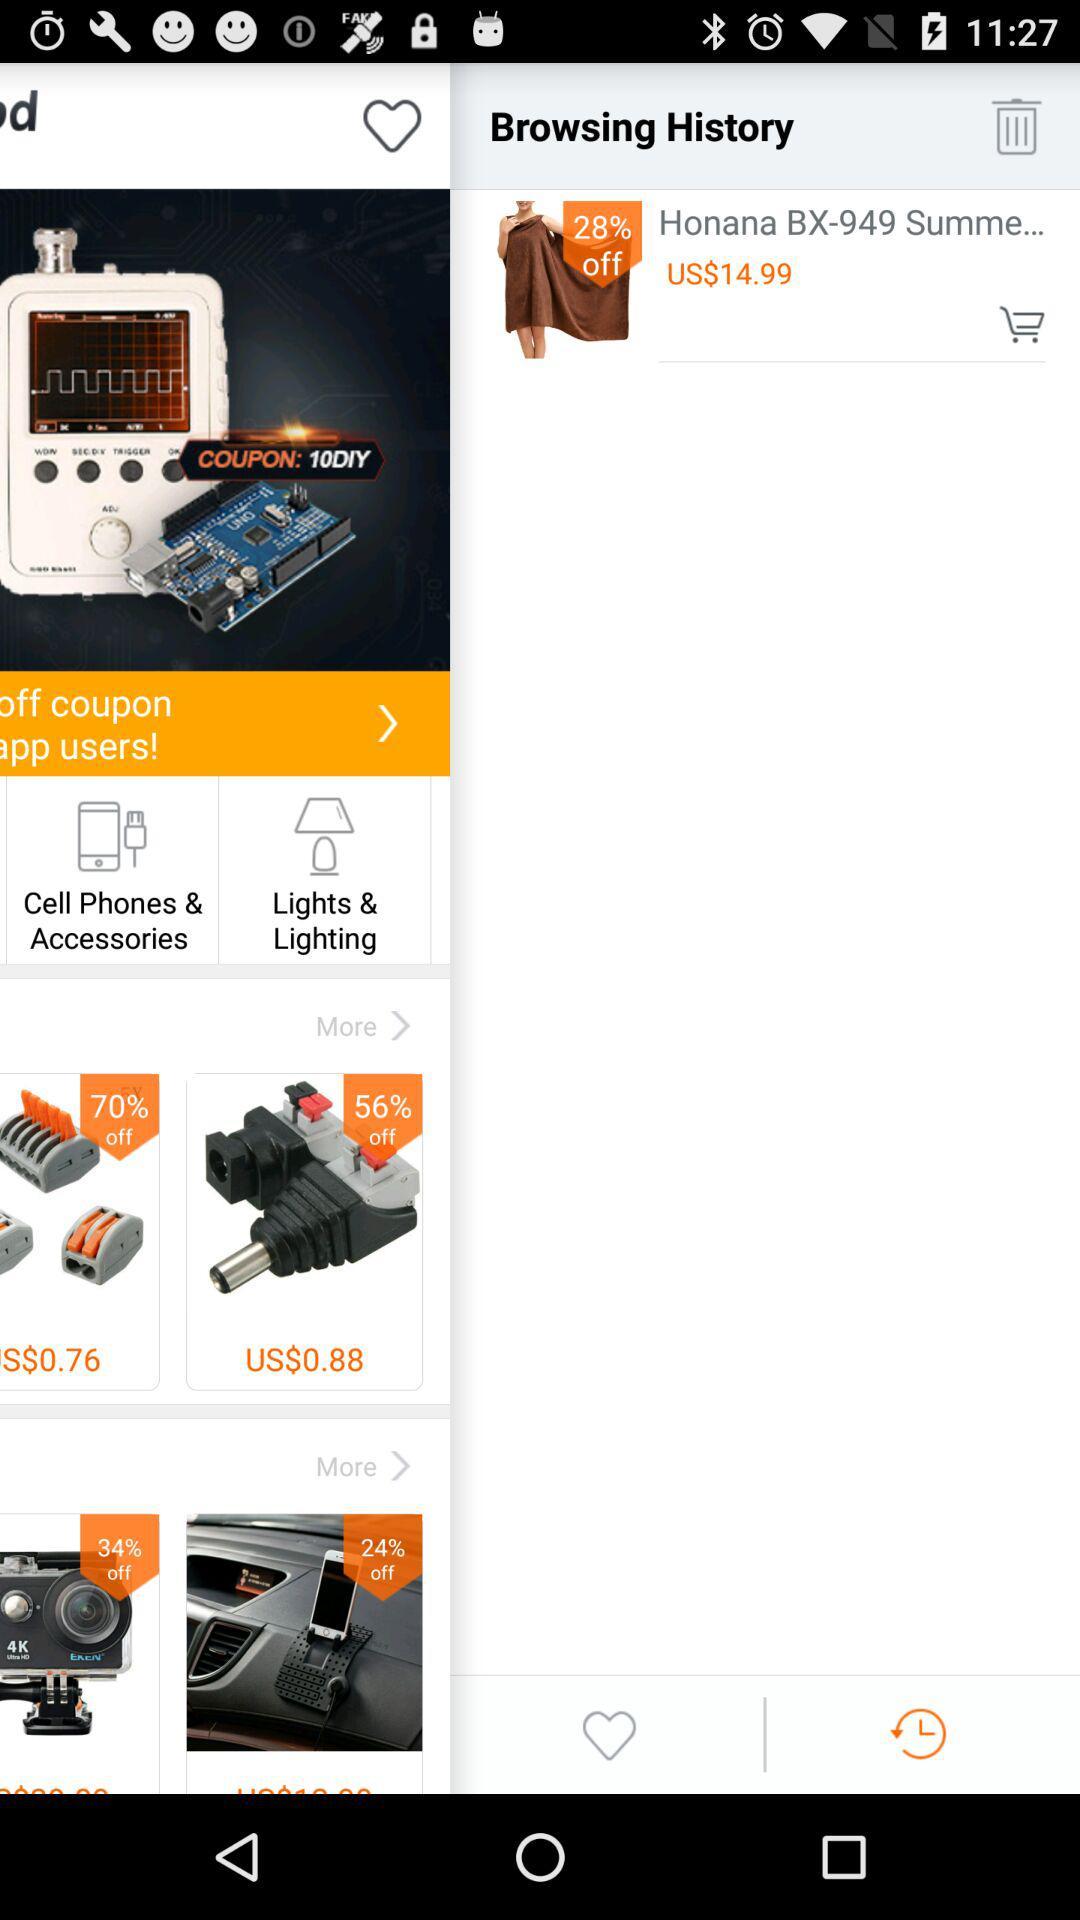  I want to click on the delete icon, so click(1016, 133).